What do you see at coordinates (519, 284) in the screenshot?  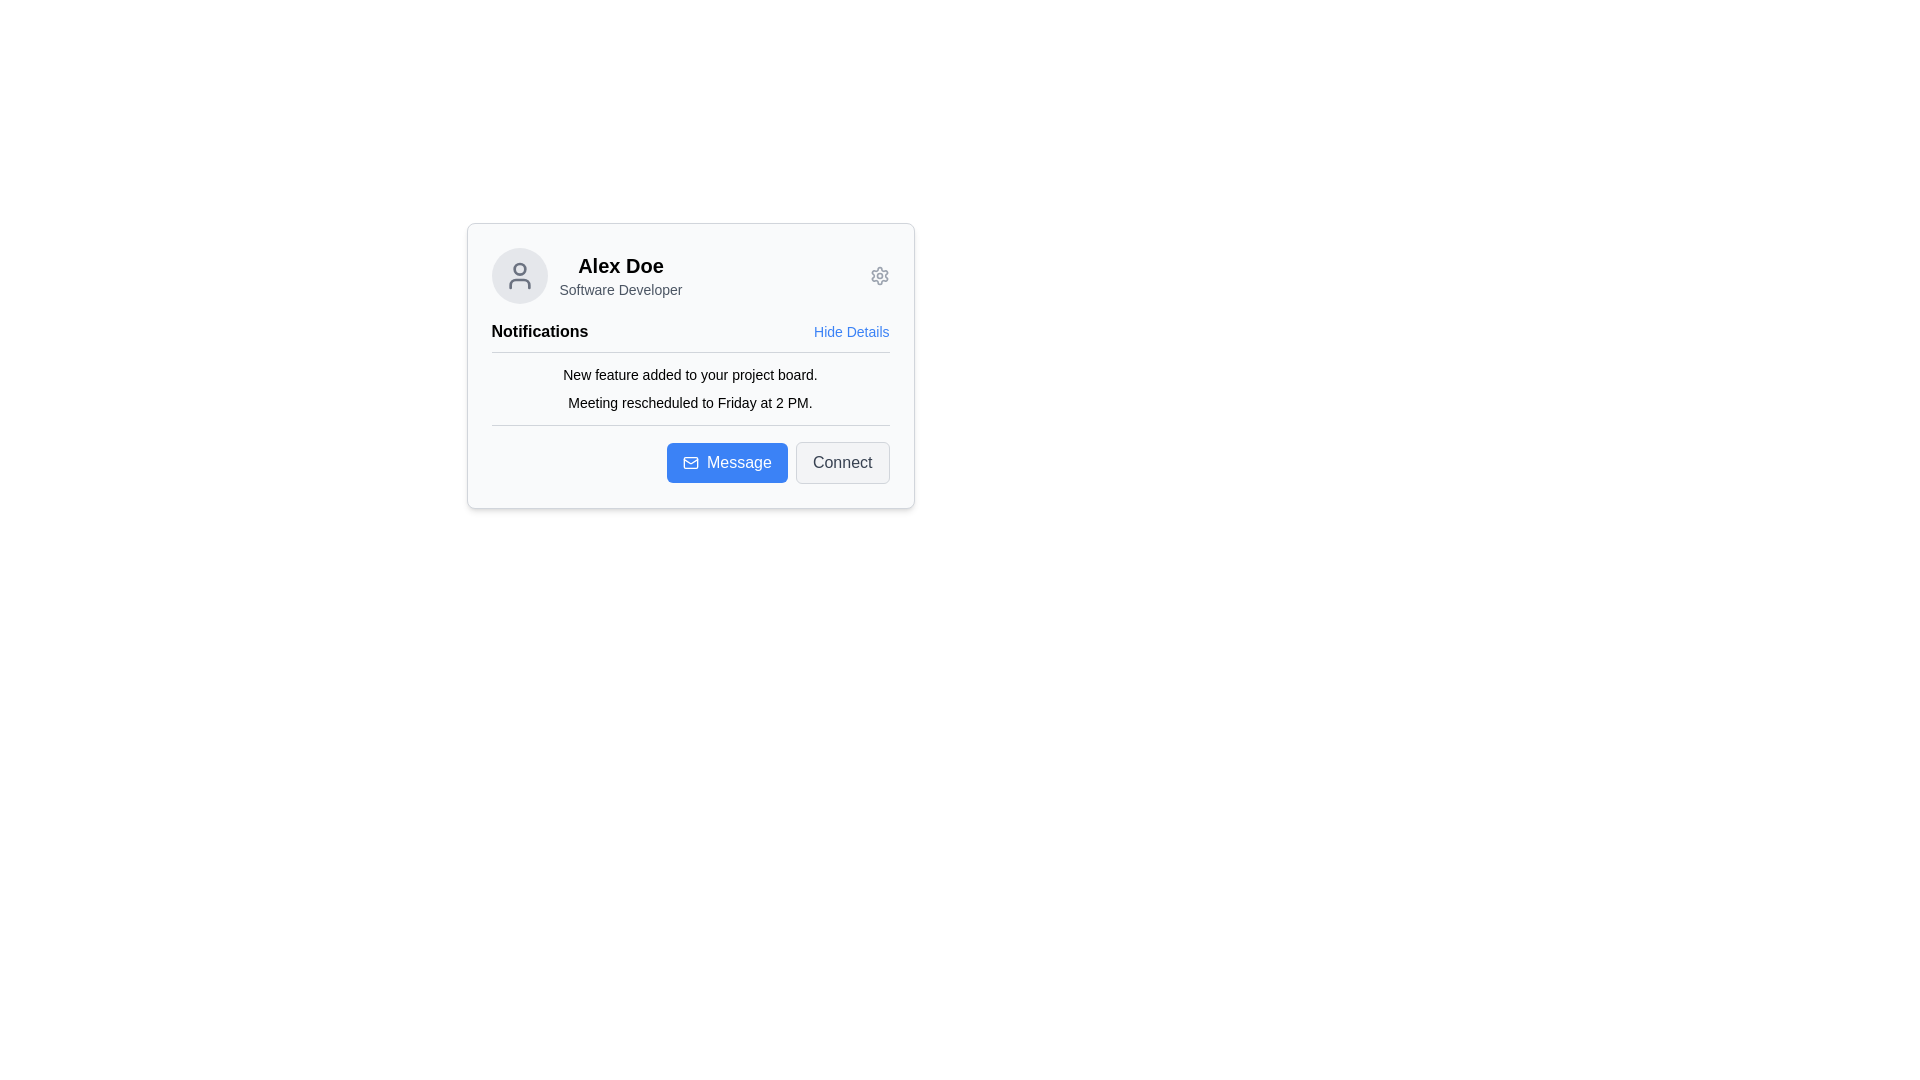 I see `the lower part of the user icon, which is a geometric shape resembling a torso within the circular avatar frame` at bounding box center [519, 284].